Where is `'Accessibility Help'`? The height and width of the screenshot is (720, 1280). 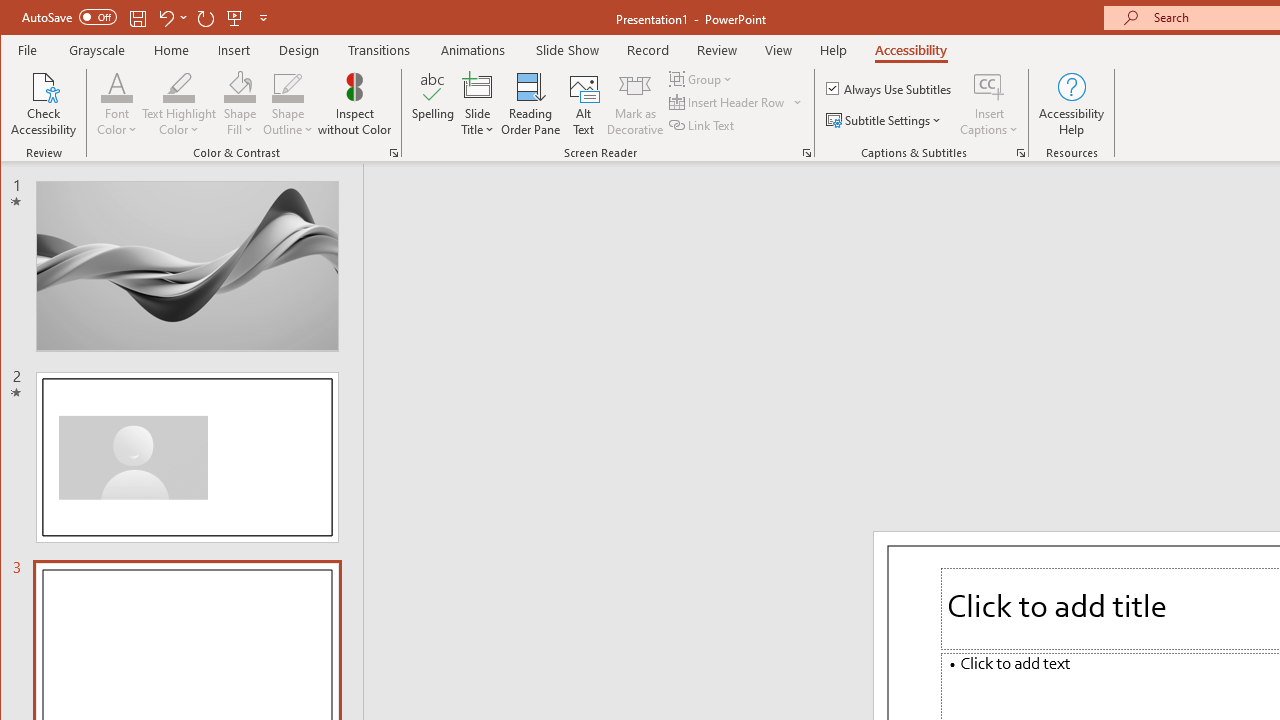
'Accessibility Help' is located at coordinates (1071, 104).